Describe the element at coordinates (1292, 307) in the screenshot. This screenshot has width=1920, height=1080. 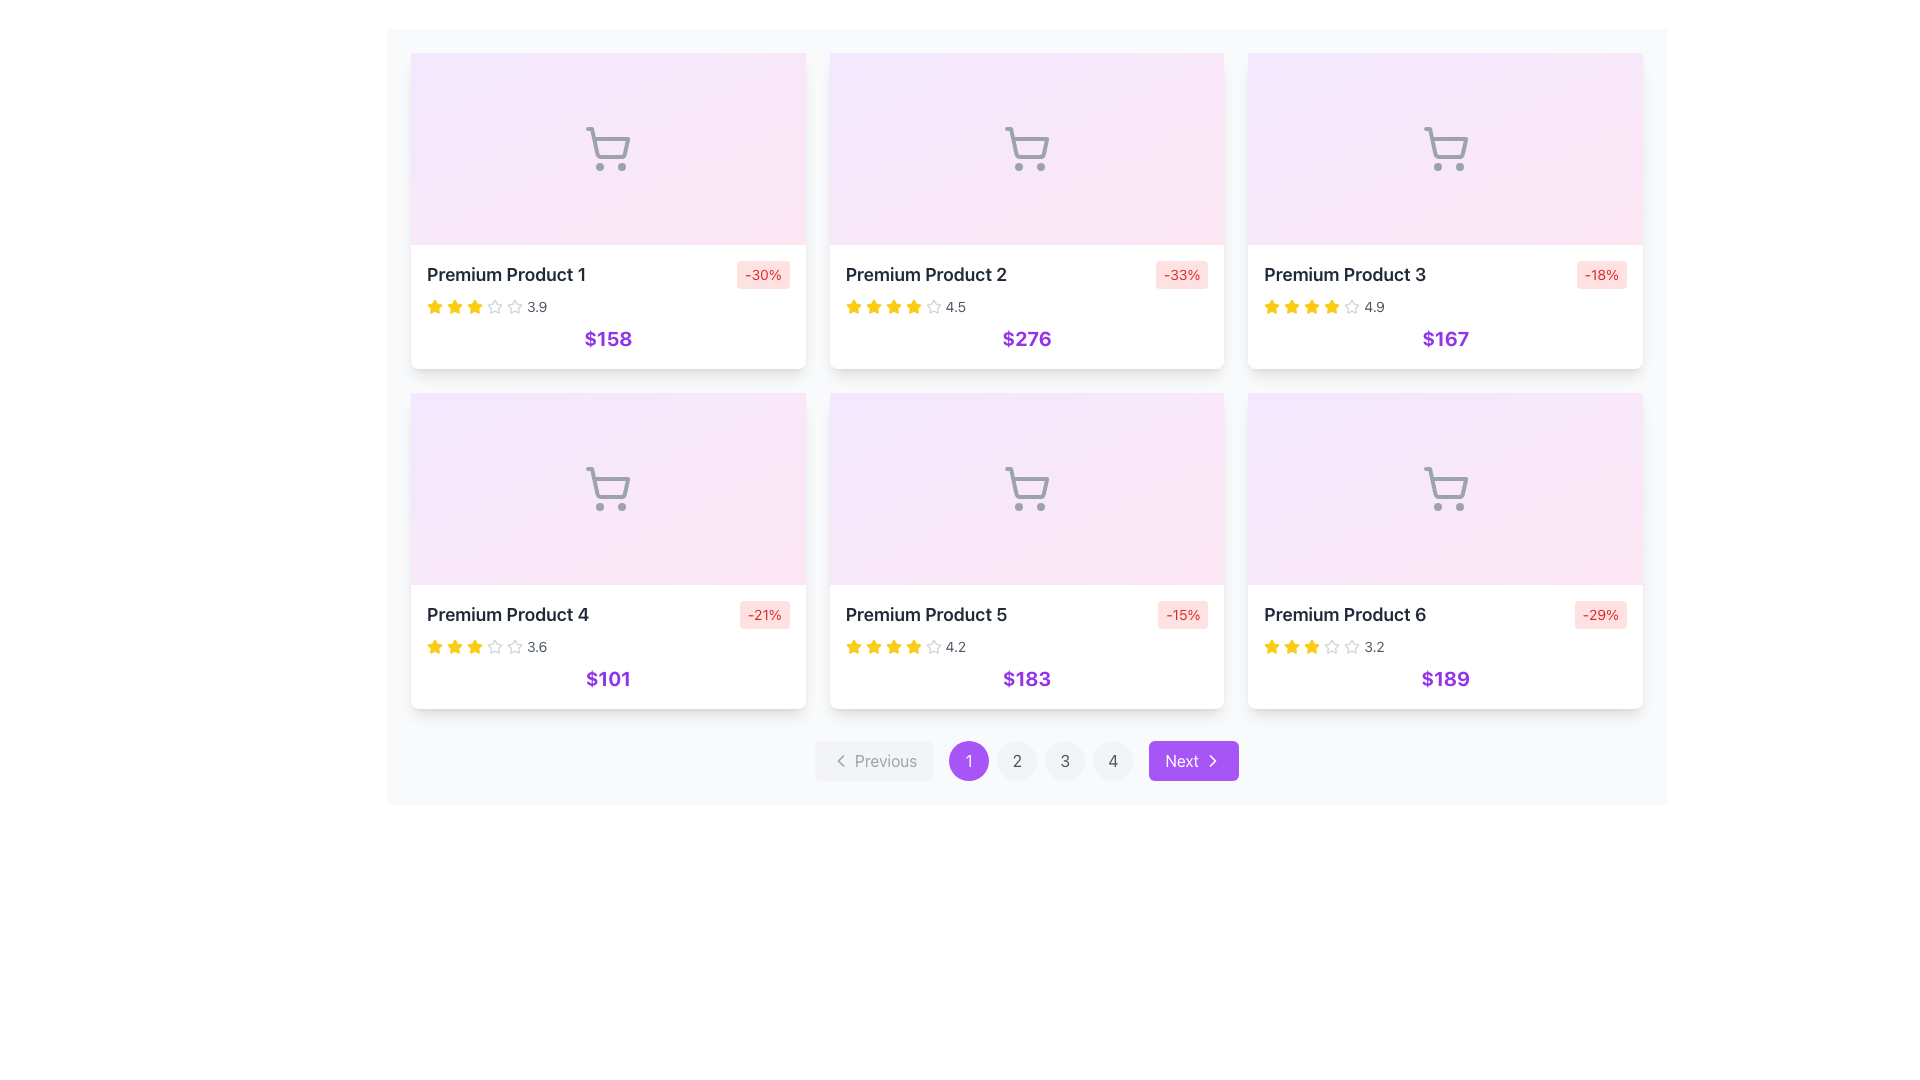
I see `the third yellow star icon in the rating row` at that location.